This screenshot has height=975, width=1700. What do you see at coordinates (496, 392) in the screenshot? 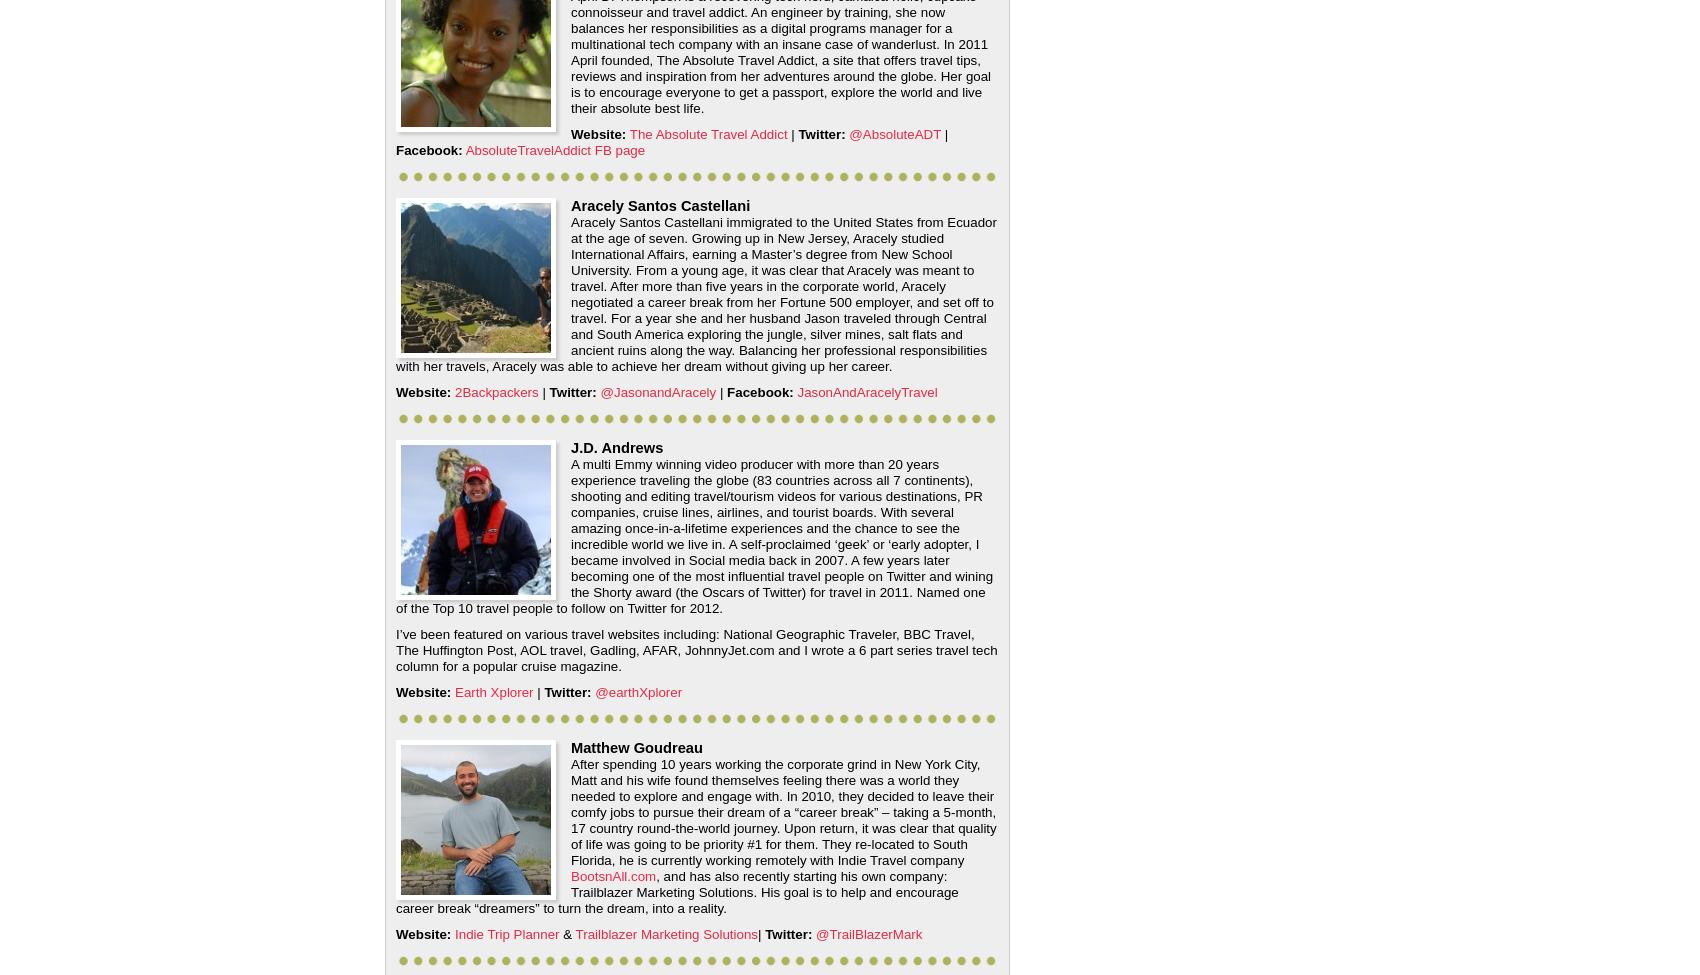
I see `'2Backpackers'` at bounding box center [496, 392].